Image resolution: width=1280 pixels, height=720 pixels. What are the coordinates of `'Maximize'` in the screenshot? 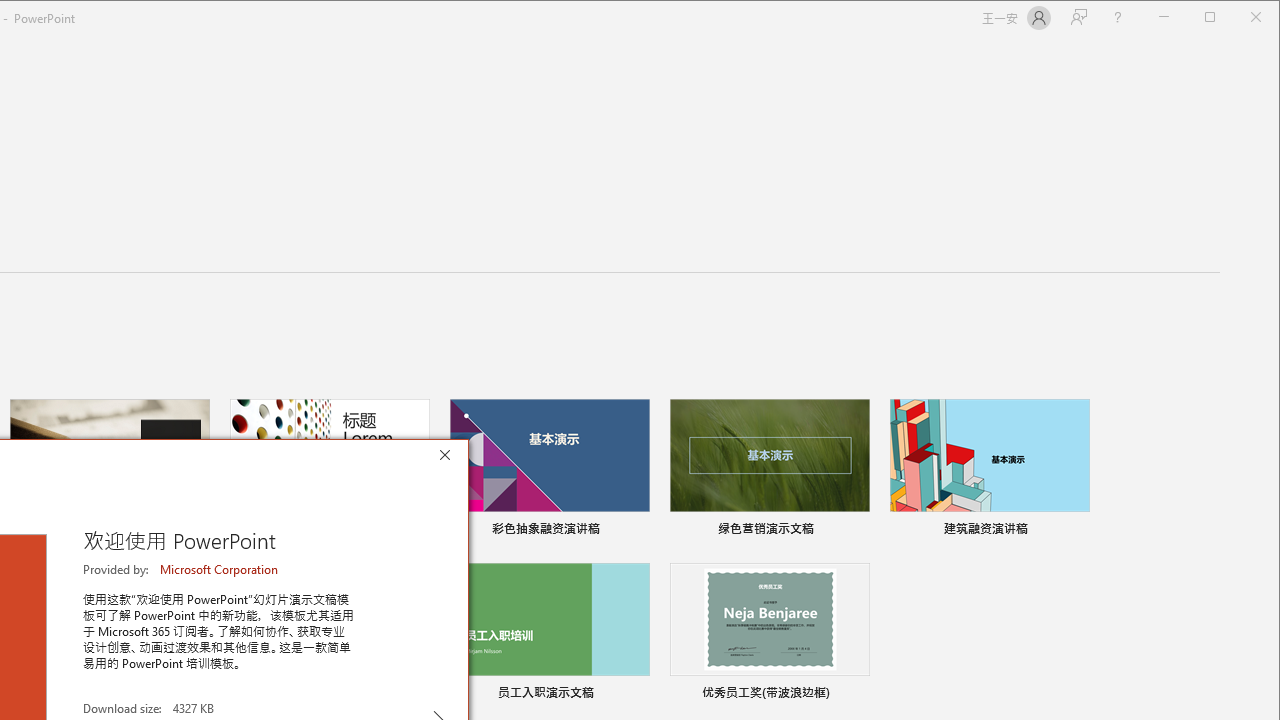 It's located at (1238, 19).